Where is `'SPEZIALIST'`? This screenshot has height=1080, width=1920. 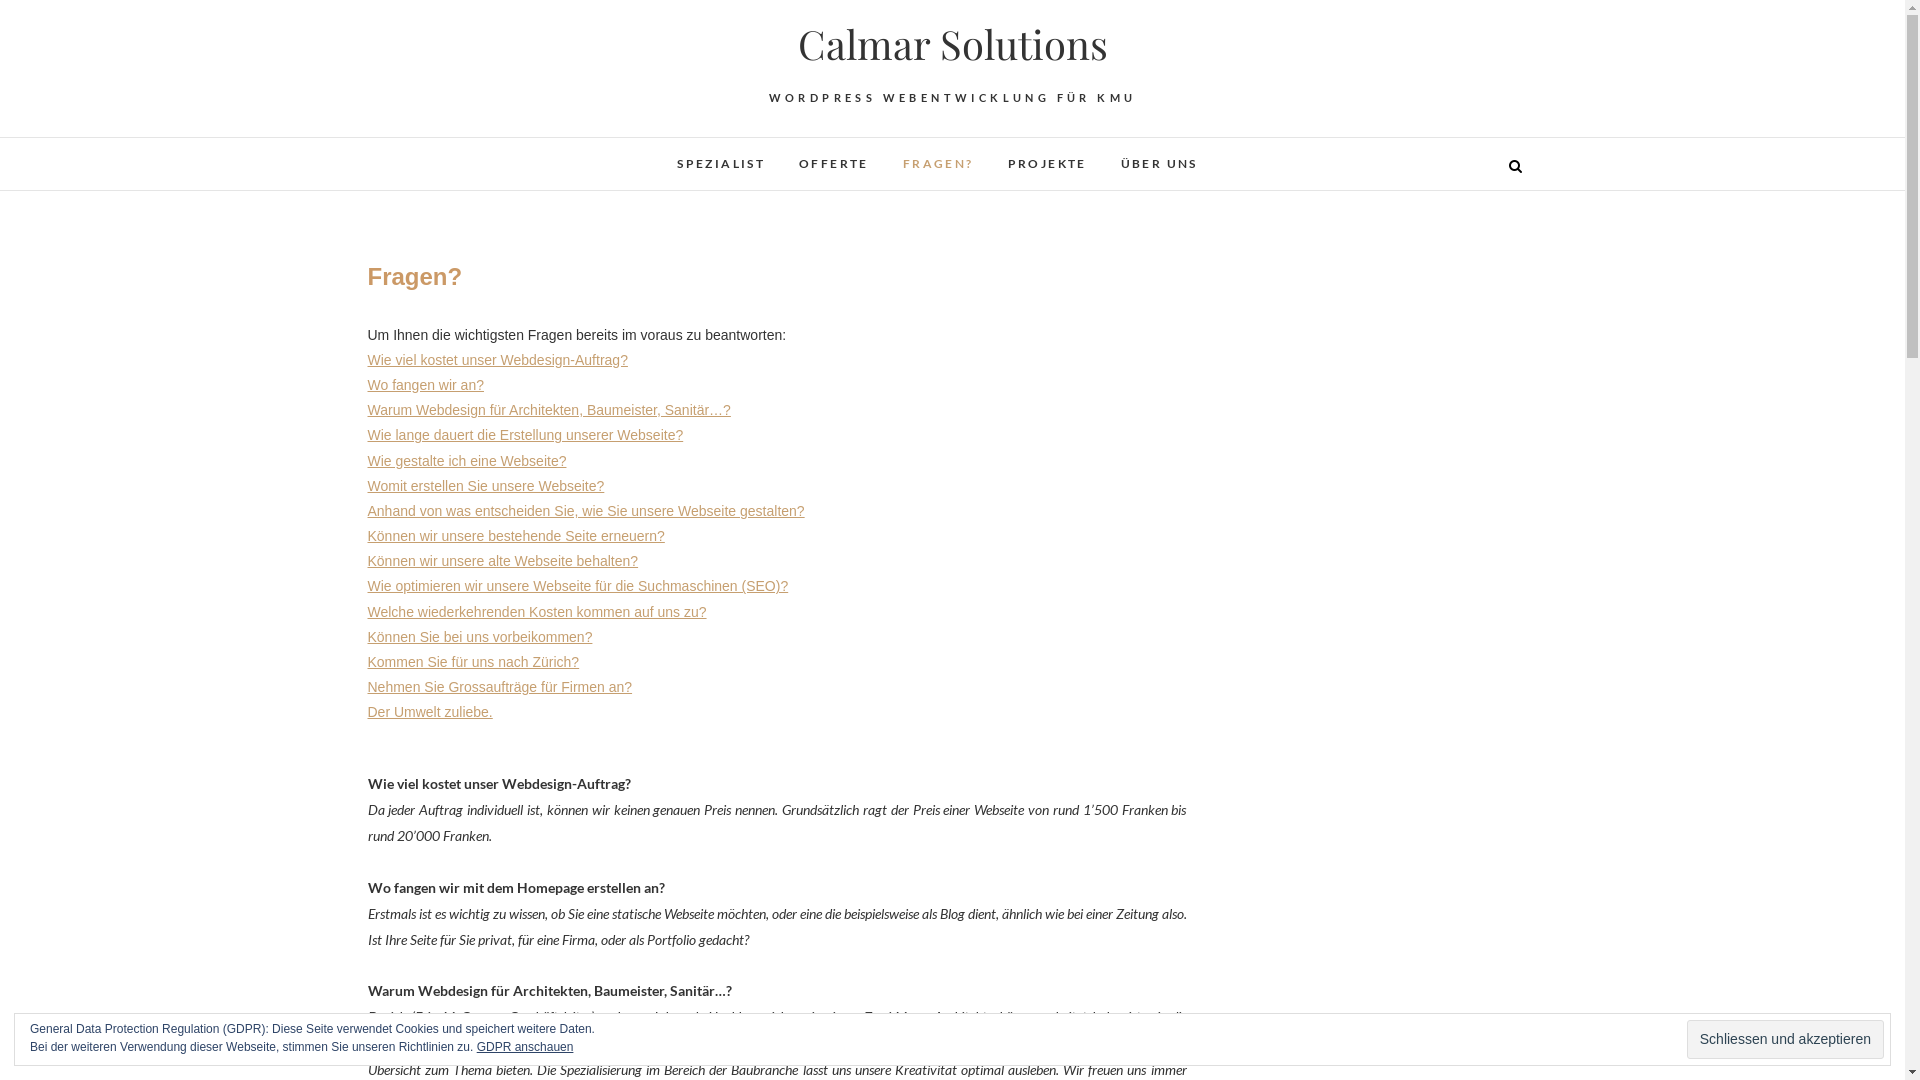
'SPEZIALIST' is located at coordinates (720, 163).